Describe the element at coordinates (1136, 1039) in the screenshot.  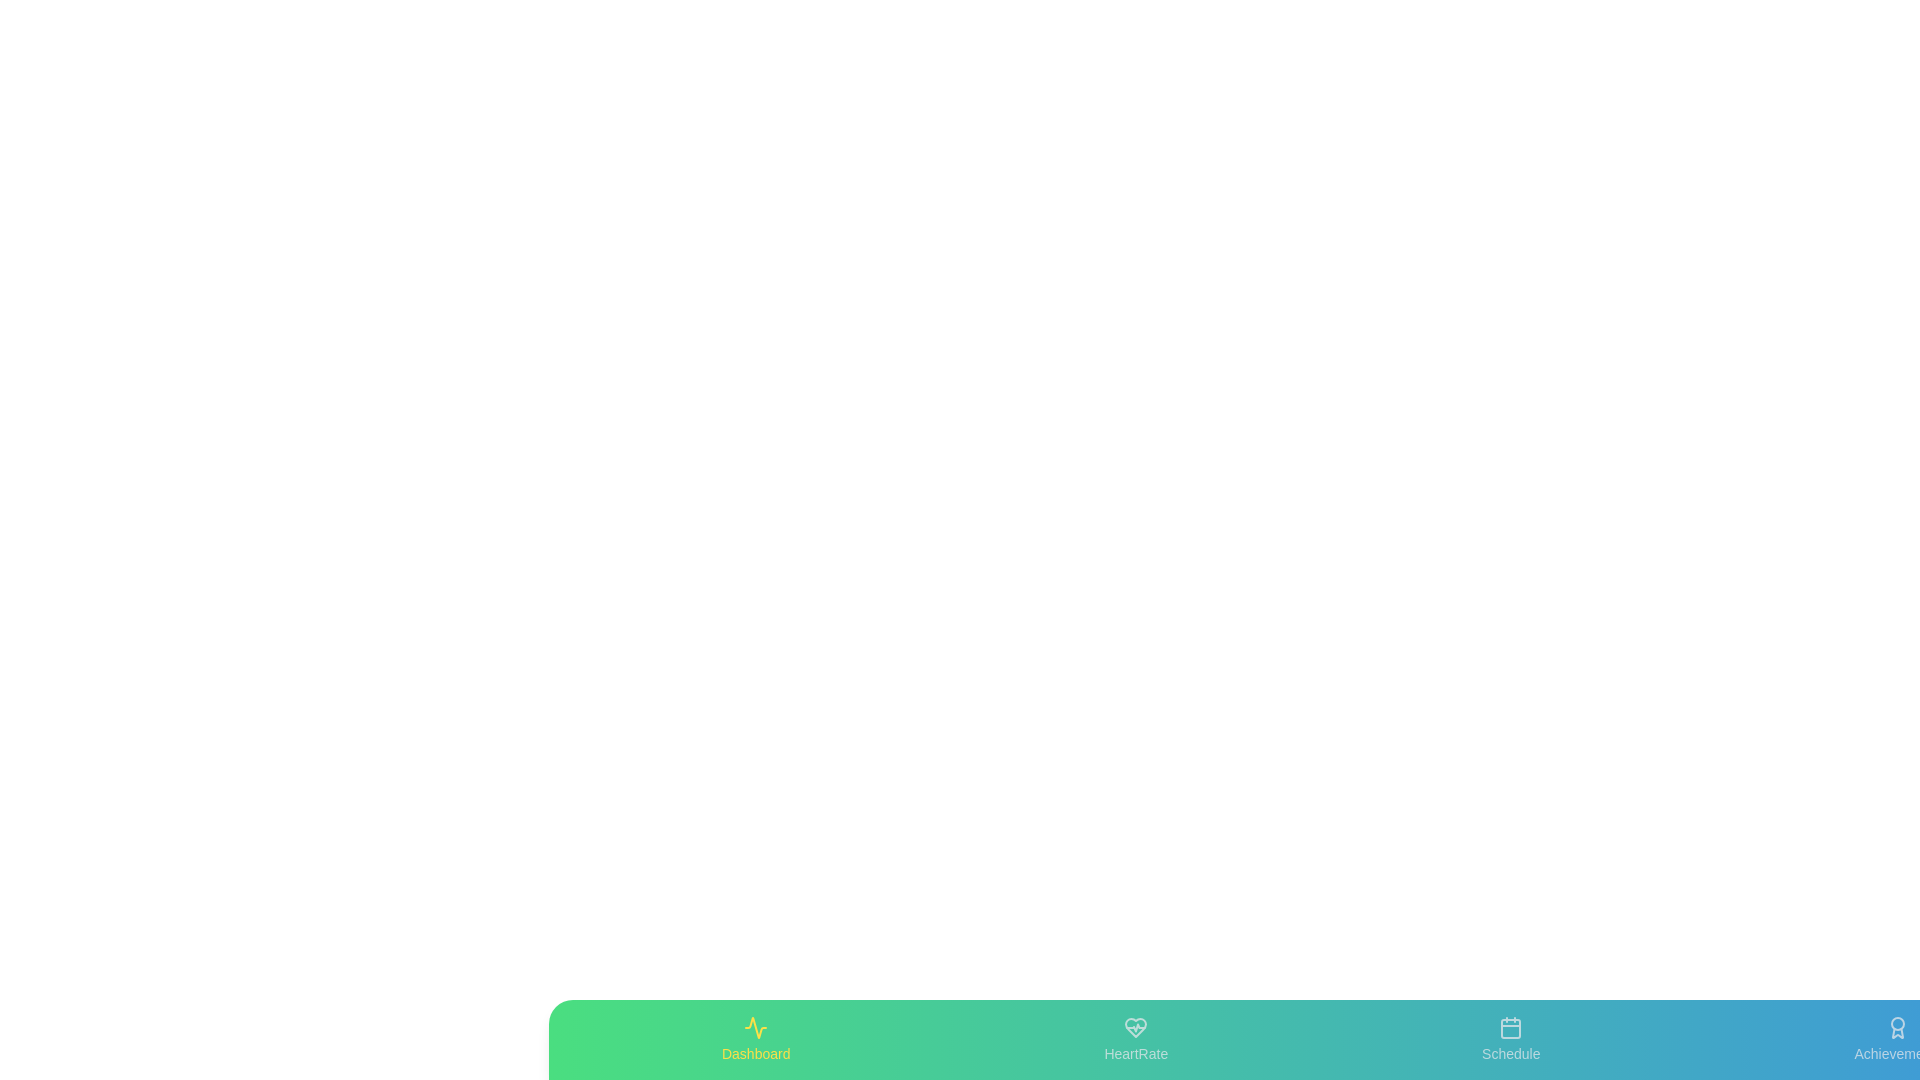
I see `the icon labeled HeartRate to display additional information` at that location.